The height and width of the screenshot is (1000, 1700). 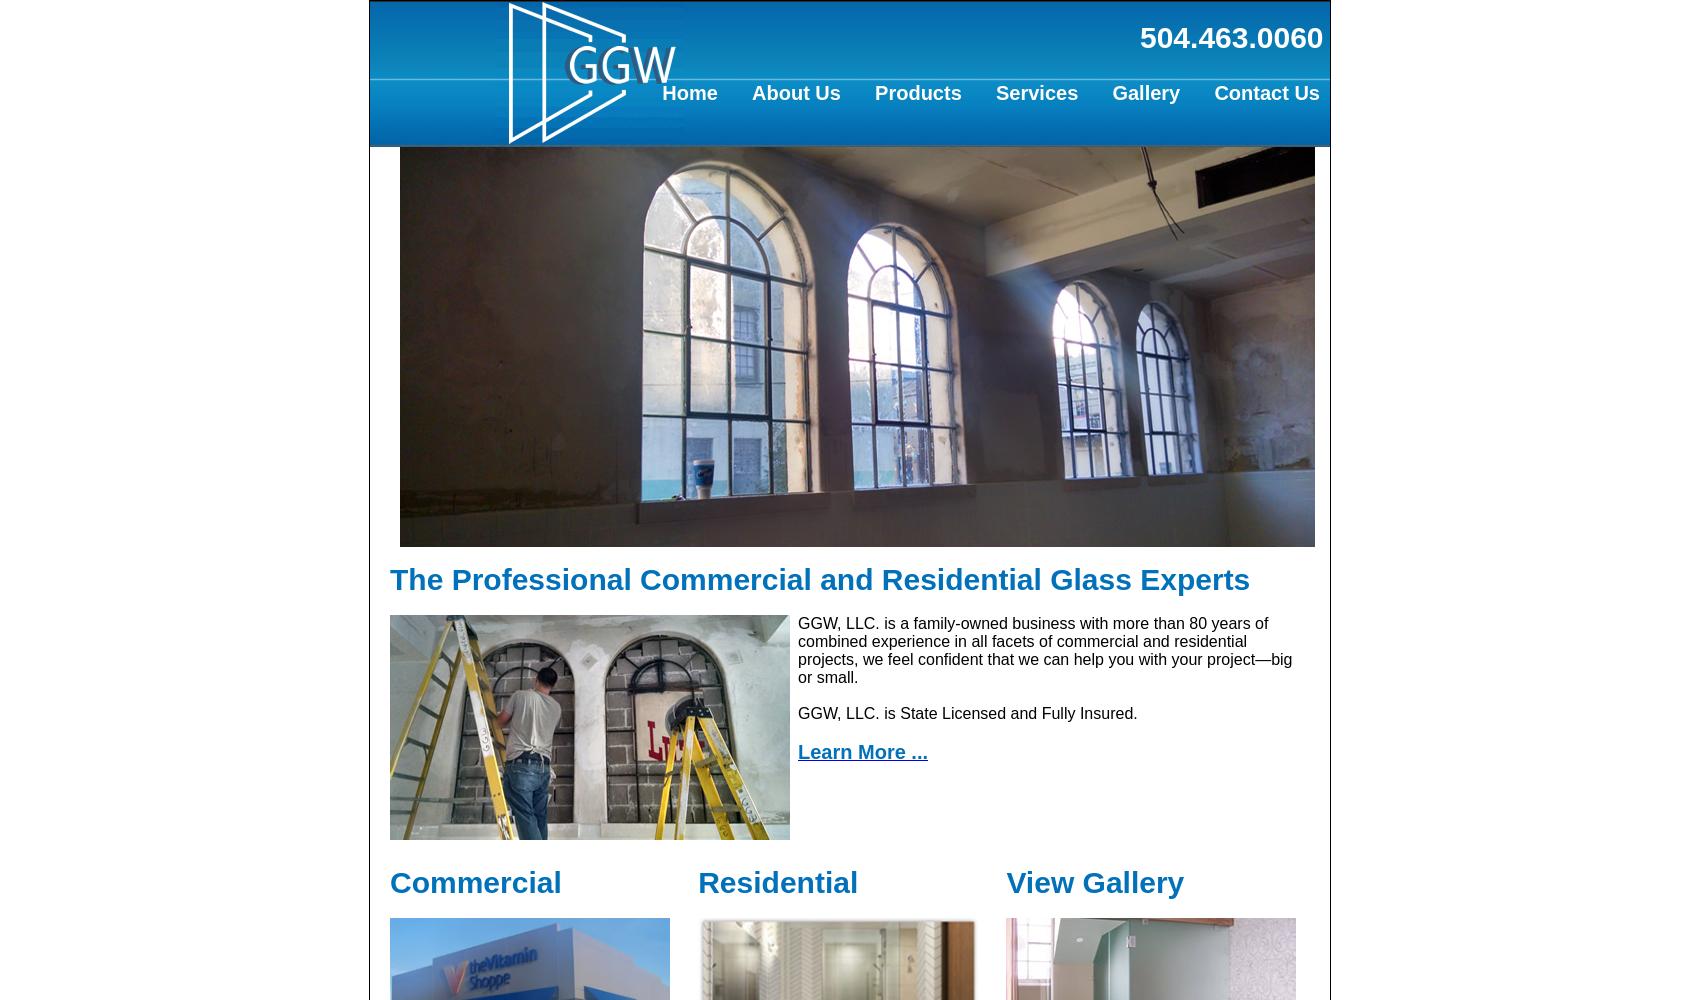 What do you see at coordinates (794, 92) in the screenshot?
I see `'About Us'` at bounding box center [794, 92].